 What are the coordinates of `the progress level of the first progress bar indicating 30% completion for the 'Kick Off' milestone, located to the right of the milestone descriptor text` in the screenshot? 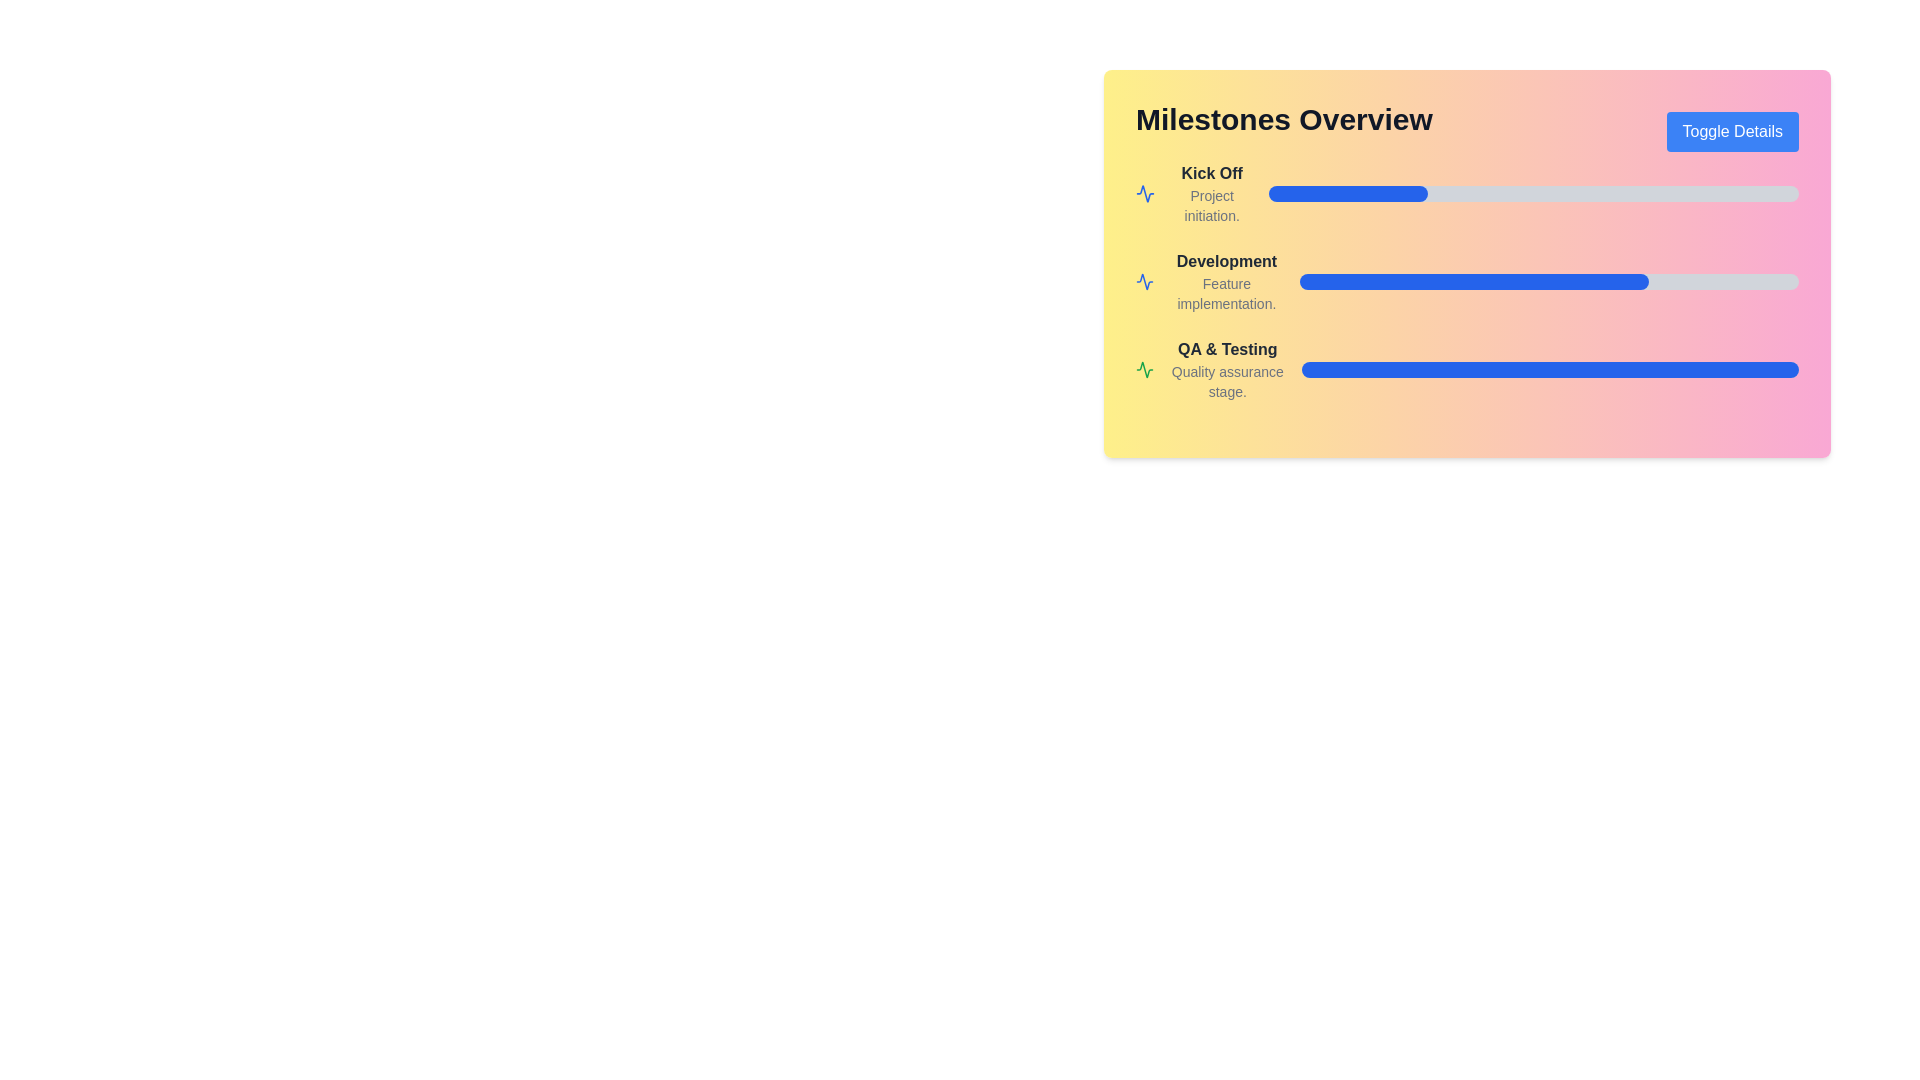 It's located at (1533, 193).